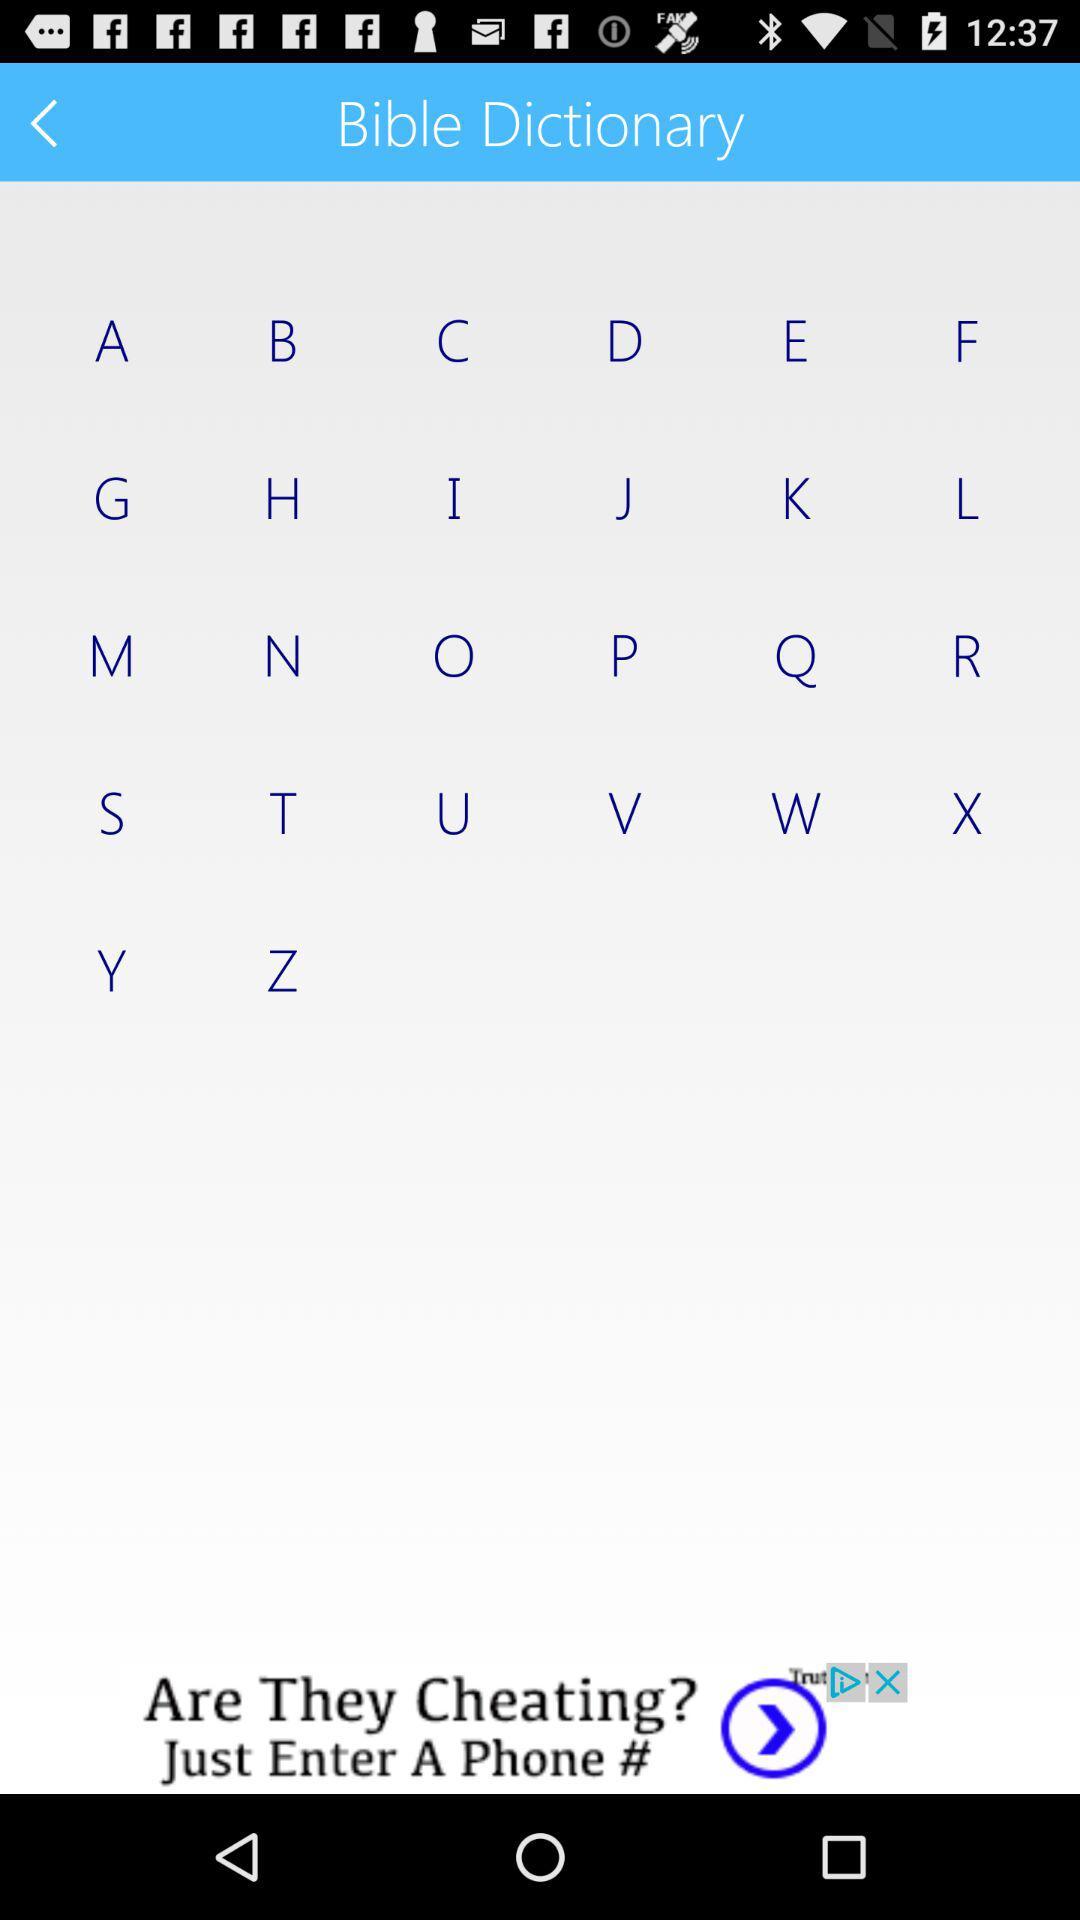 The width and height of the screenshot is (1080, 1920). What do you see at coordinates (45, 121) in the screenshot?
I see `previous` at bounding box center [45, 121].